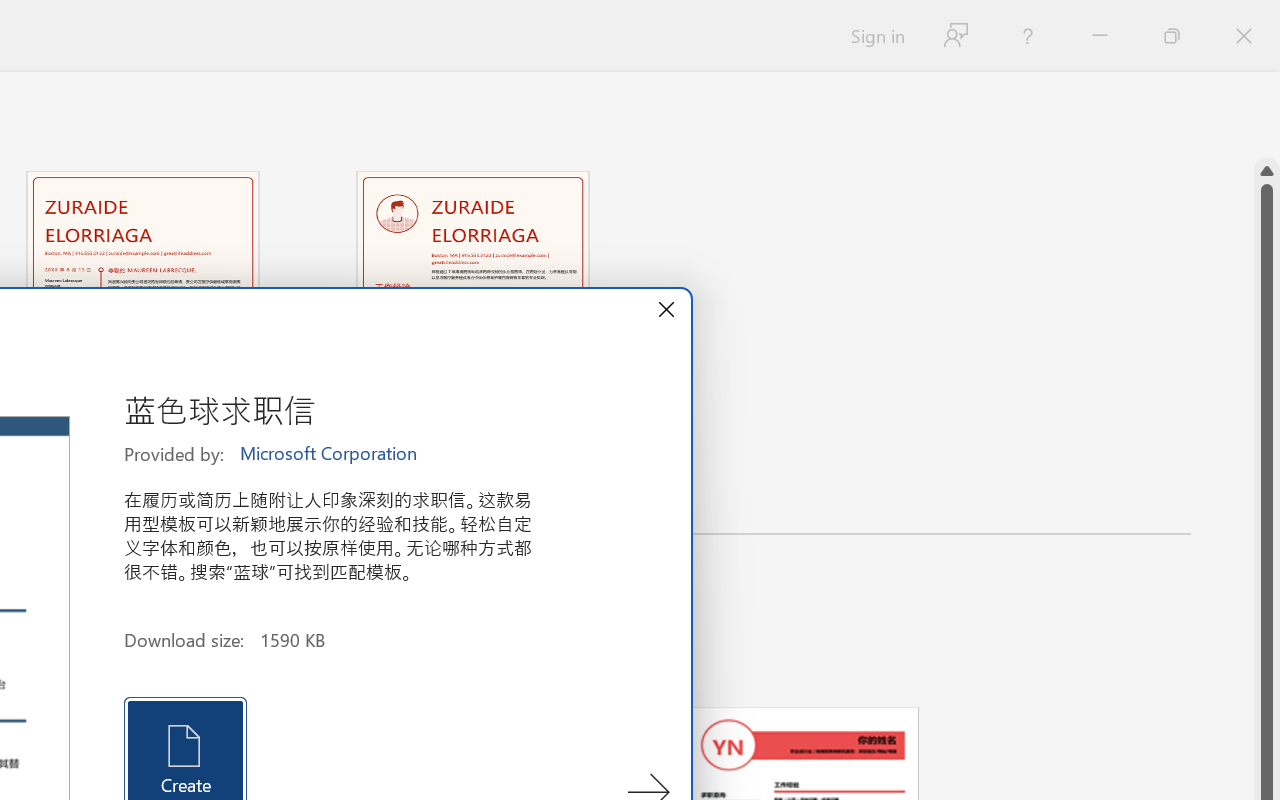  What do you see at coordinates (1266, 170) in the screenshot?
I see `'Line up'` at bounding box center [1266, 170].